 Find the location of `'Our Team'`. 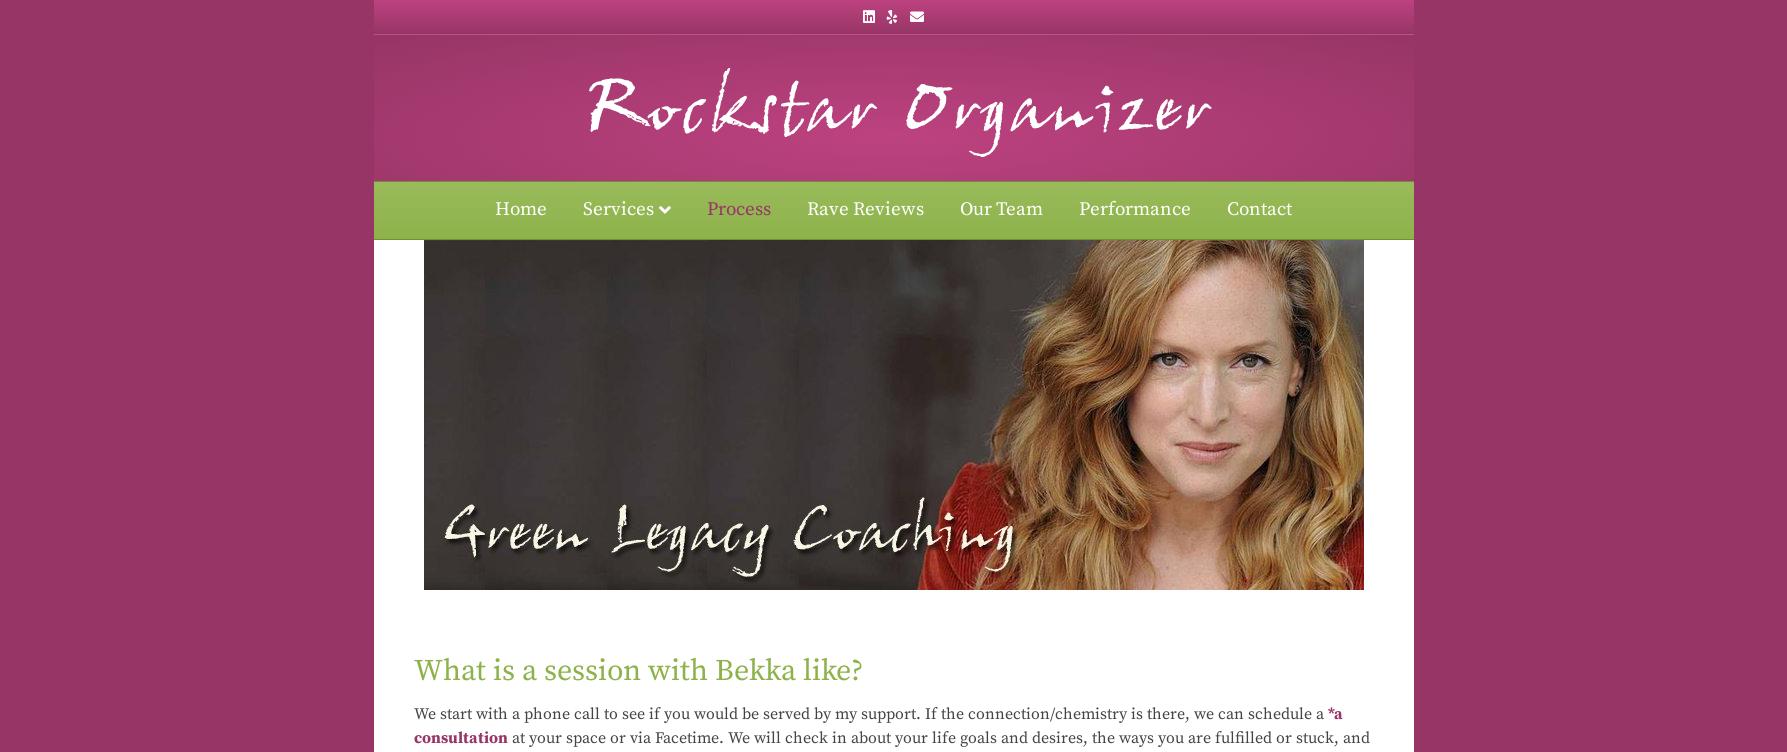

'Our Team' is located at coordinates (958, 209).